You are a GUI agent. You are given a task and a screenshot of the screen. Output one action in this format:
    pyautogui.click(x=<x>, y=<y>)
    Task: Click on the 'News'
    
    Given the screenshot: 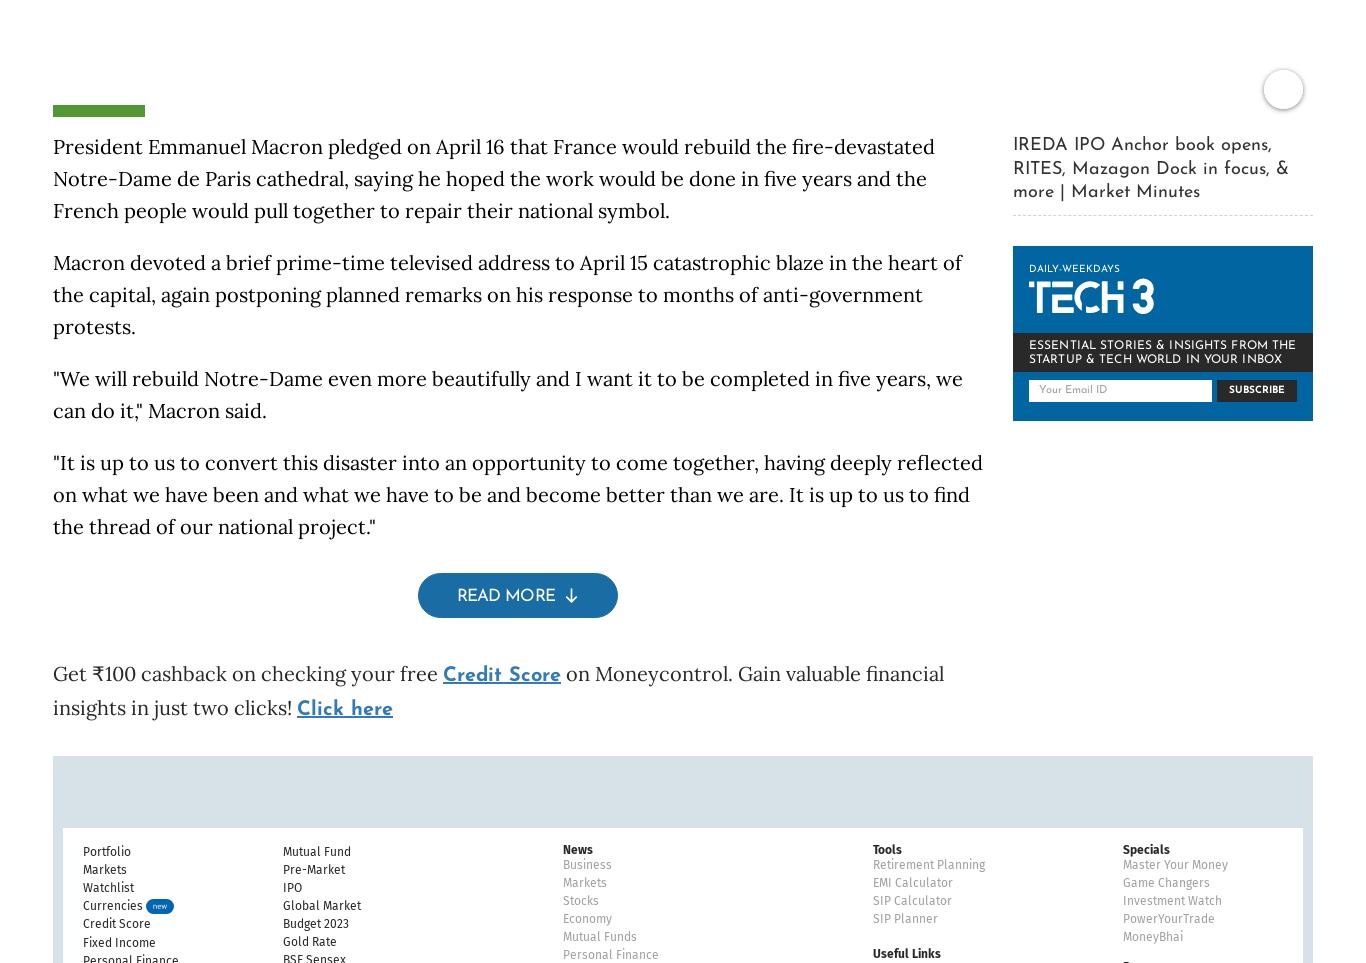 What is the action you would take?
    pyautogui.click(x=576, y=848)
    